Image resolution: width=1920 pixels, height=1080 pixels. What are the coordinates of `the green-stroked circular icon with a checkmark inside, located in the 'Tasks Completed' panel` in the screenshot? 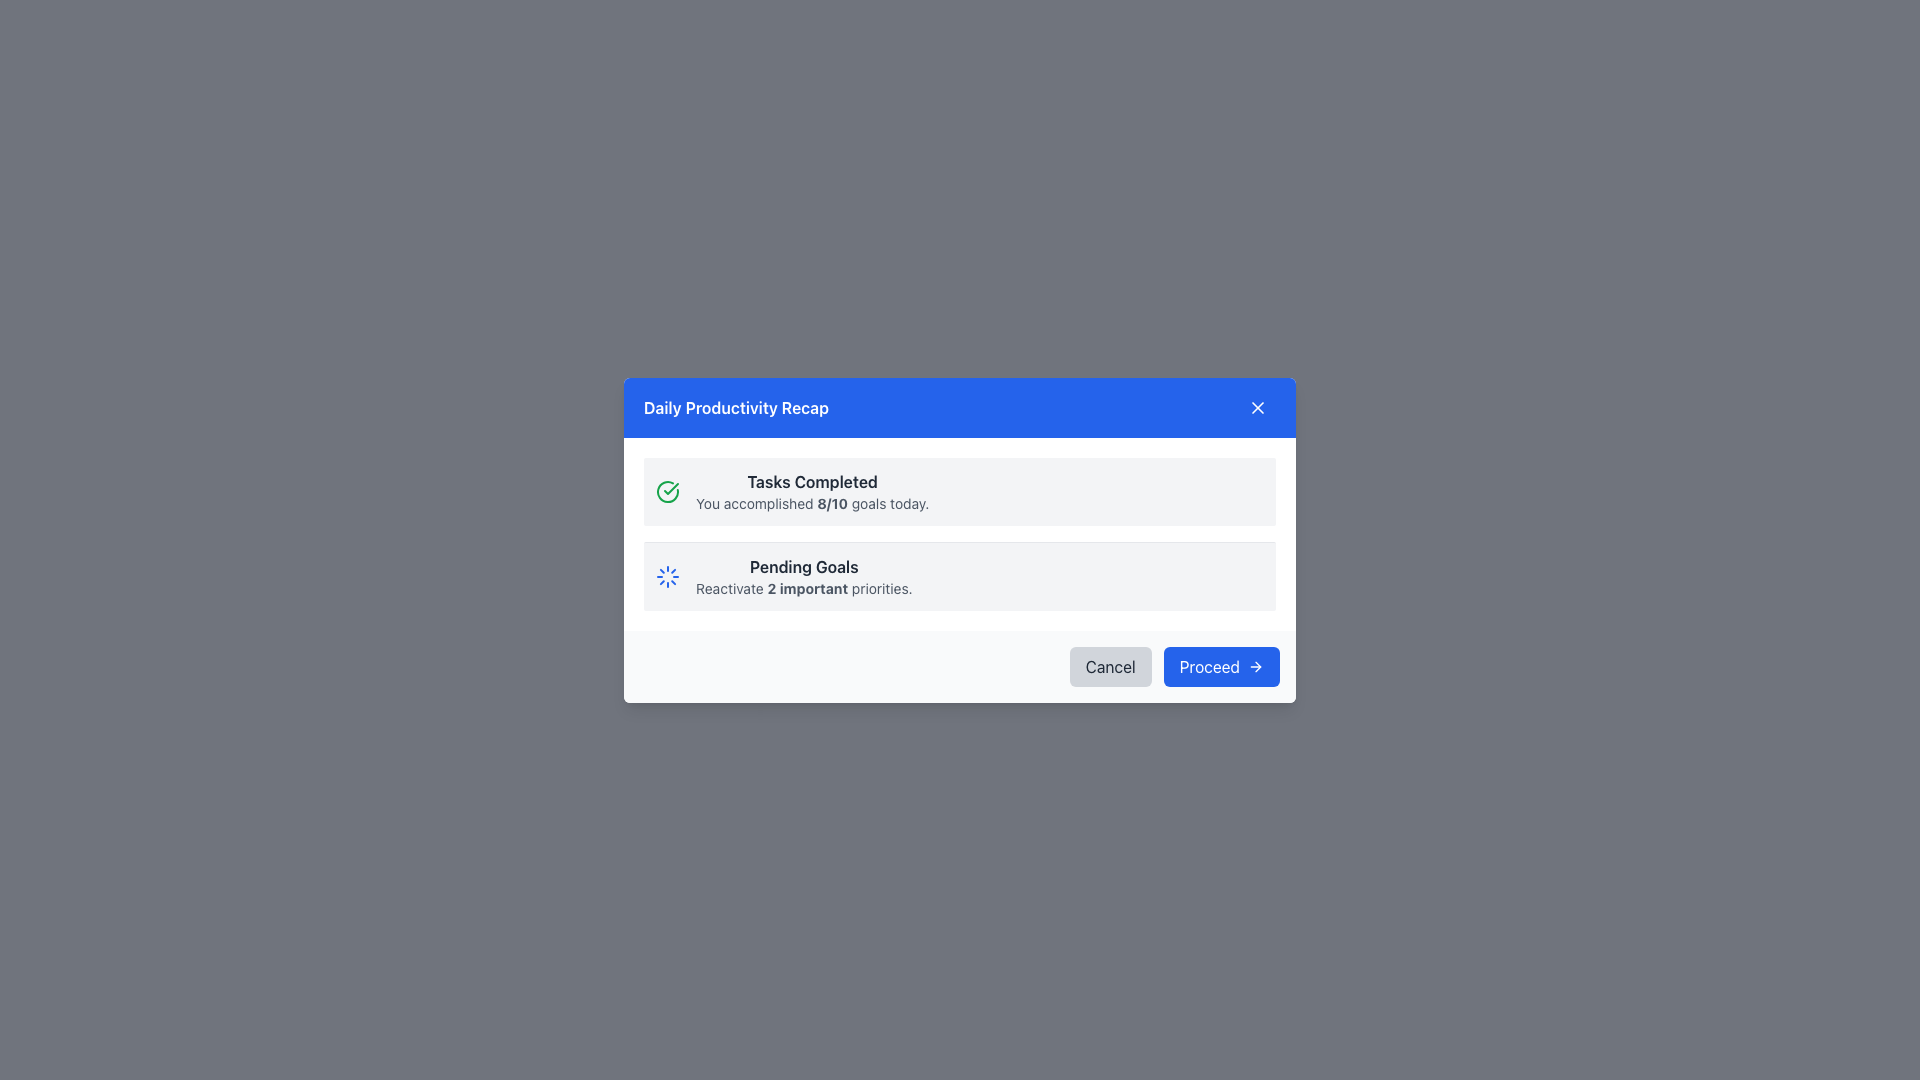 It's located at (667, 490).